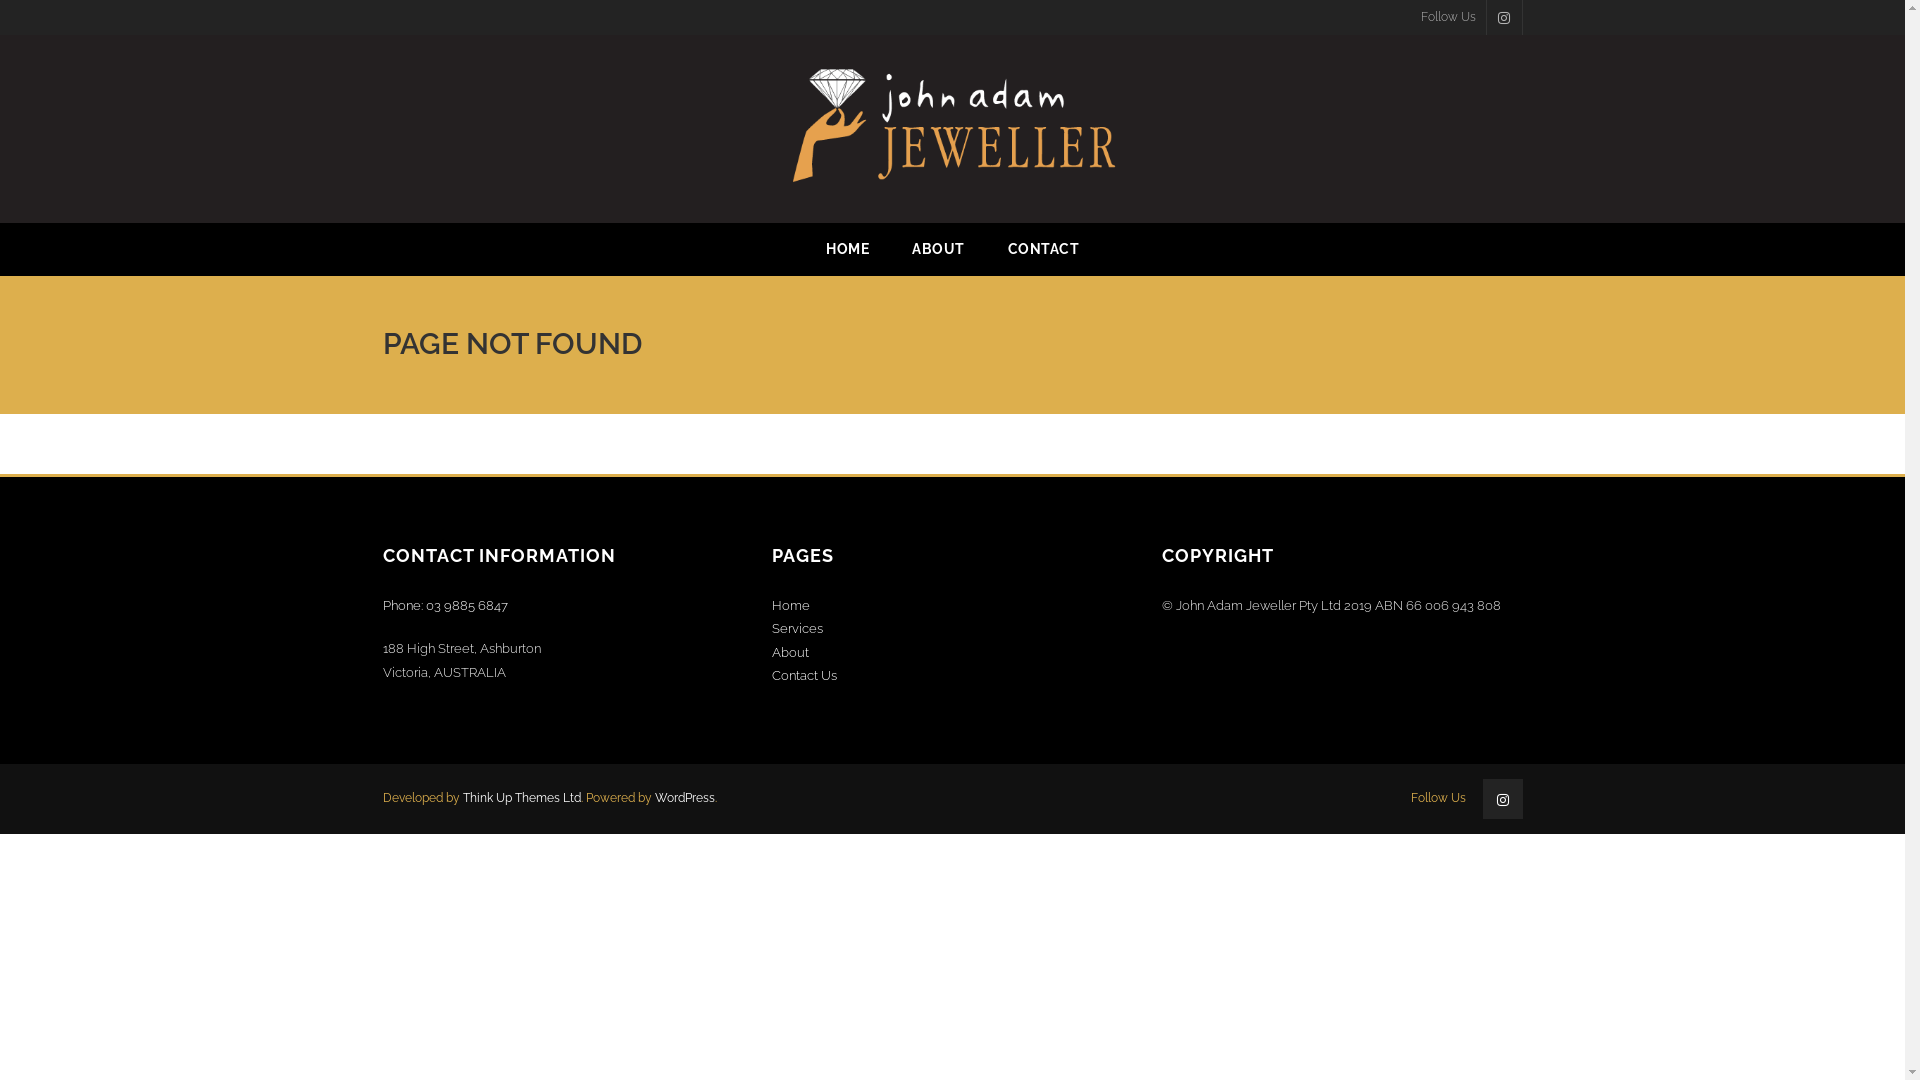  Describe the element at coordinates (847, 248) in the screenshot. I see `'HOME'` at that location.